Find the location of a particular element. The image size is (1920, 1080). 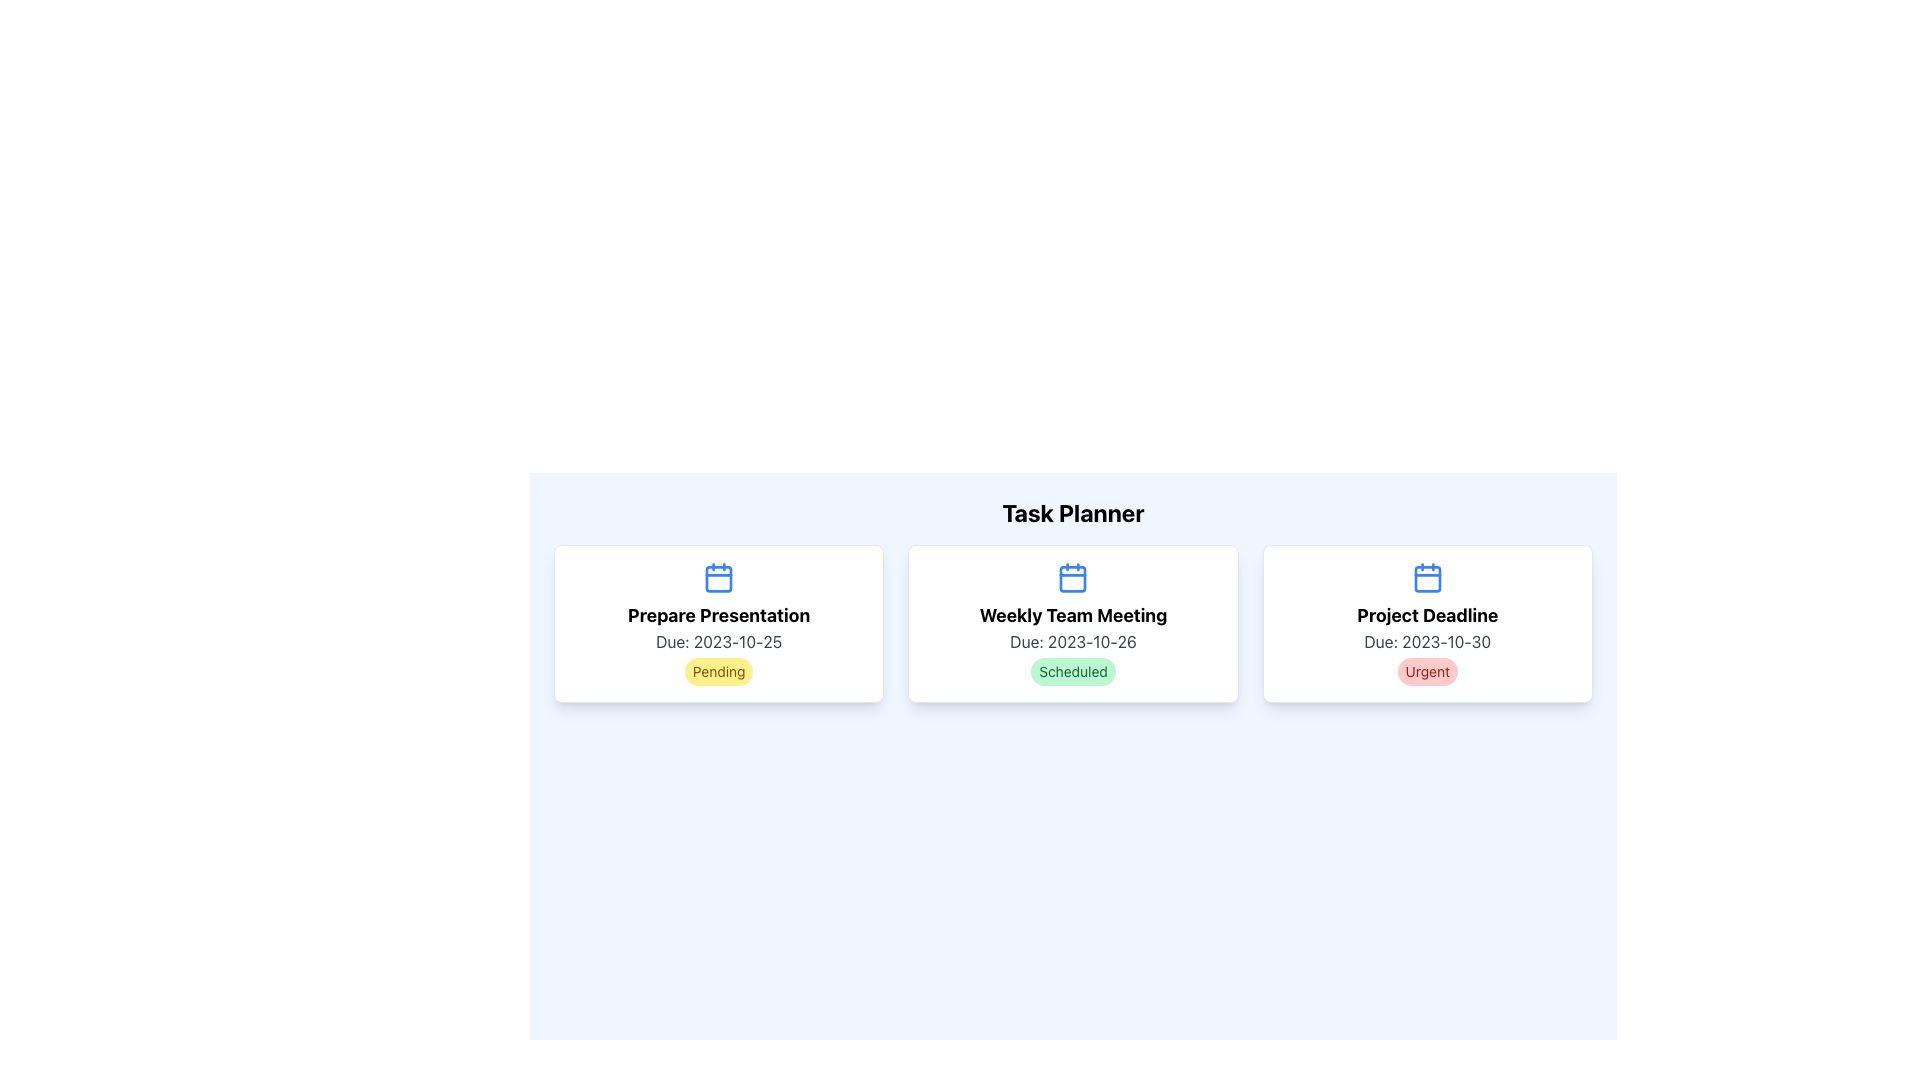

the 'Project Deadline' task card in the 'Task Planner' section is located at coordinates (1426, 623).